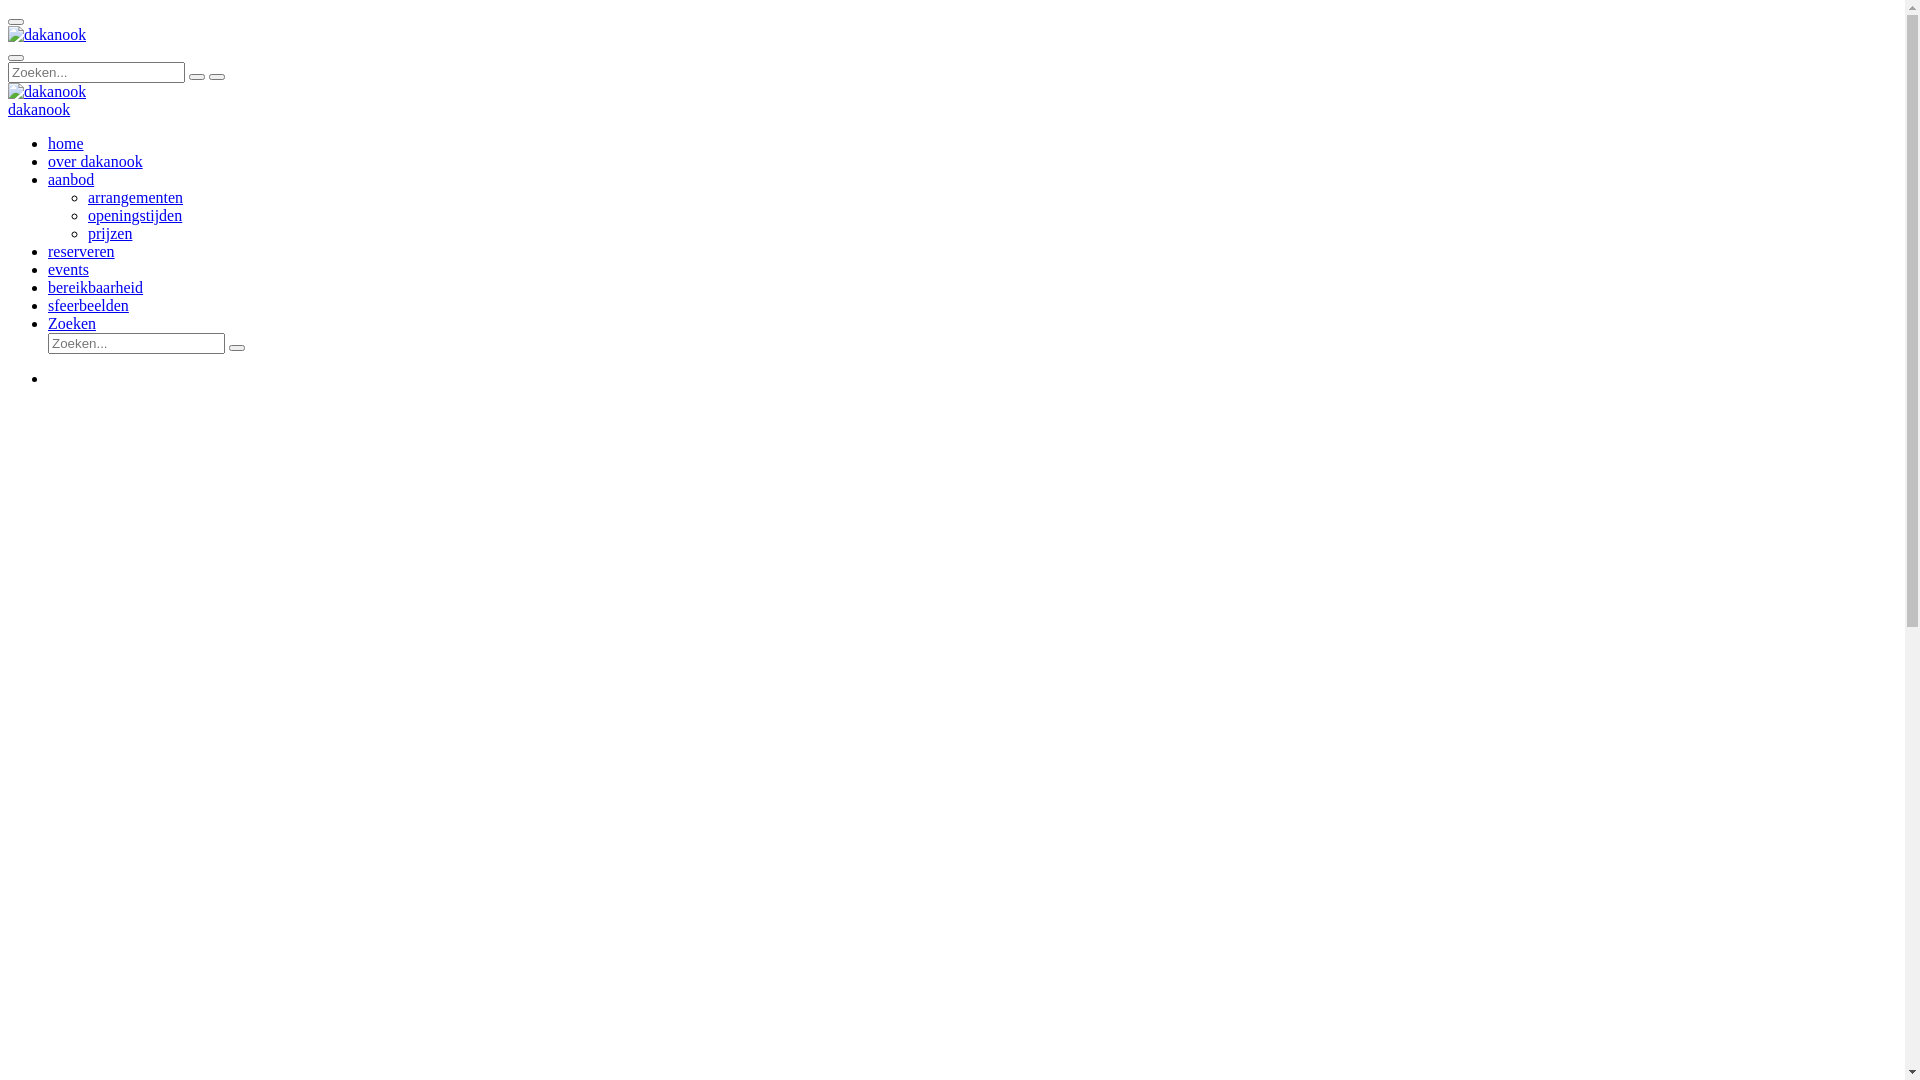 The height and width of the screenshot is (1080, 1920). Describe the element at coordinates (109, 232) in the screenshot. I see `'prijzen'` at that location.